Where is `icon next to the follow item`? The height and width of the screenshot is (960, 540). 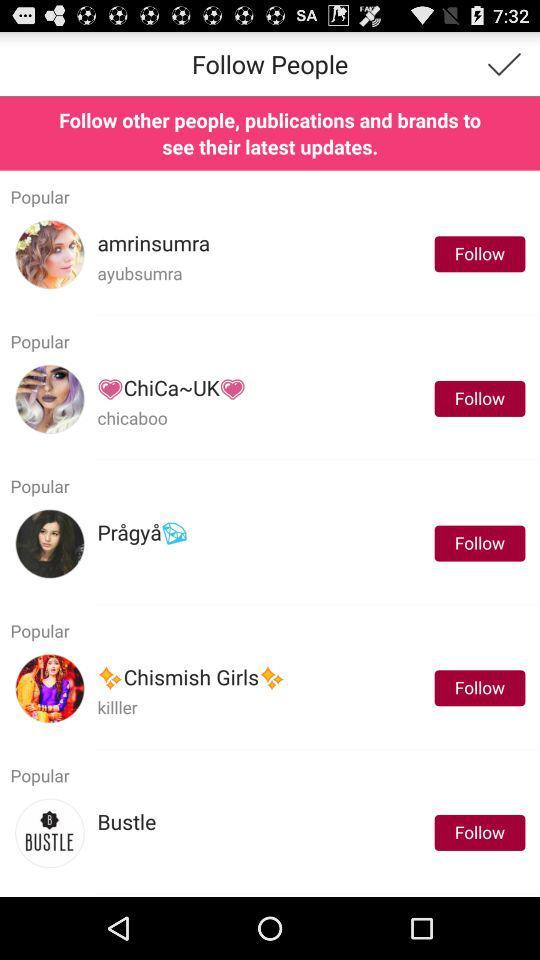
icon next to the follow item is located at coordinates (191, 678).